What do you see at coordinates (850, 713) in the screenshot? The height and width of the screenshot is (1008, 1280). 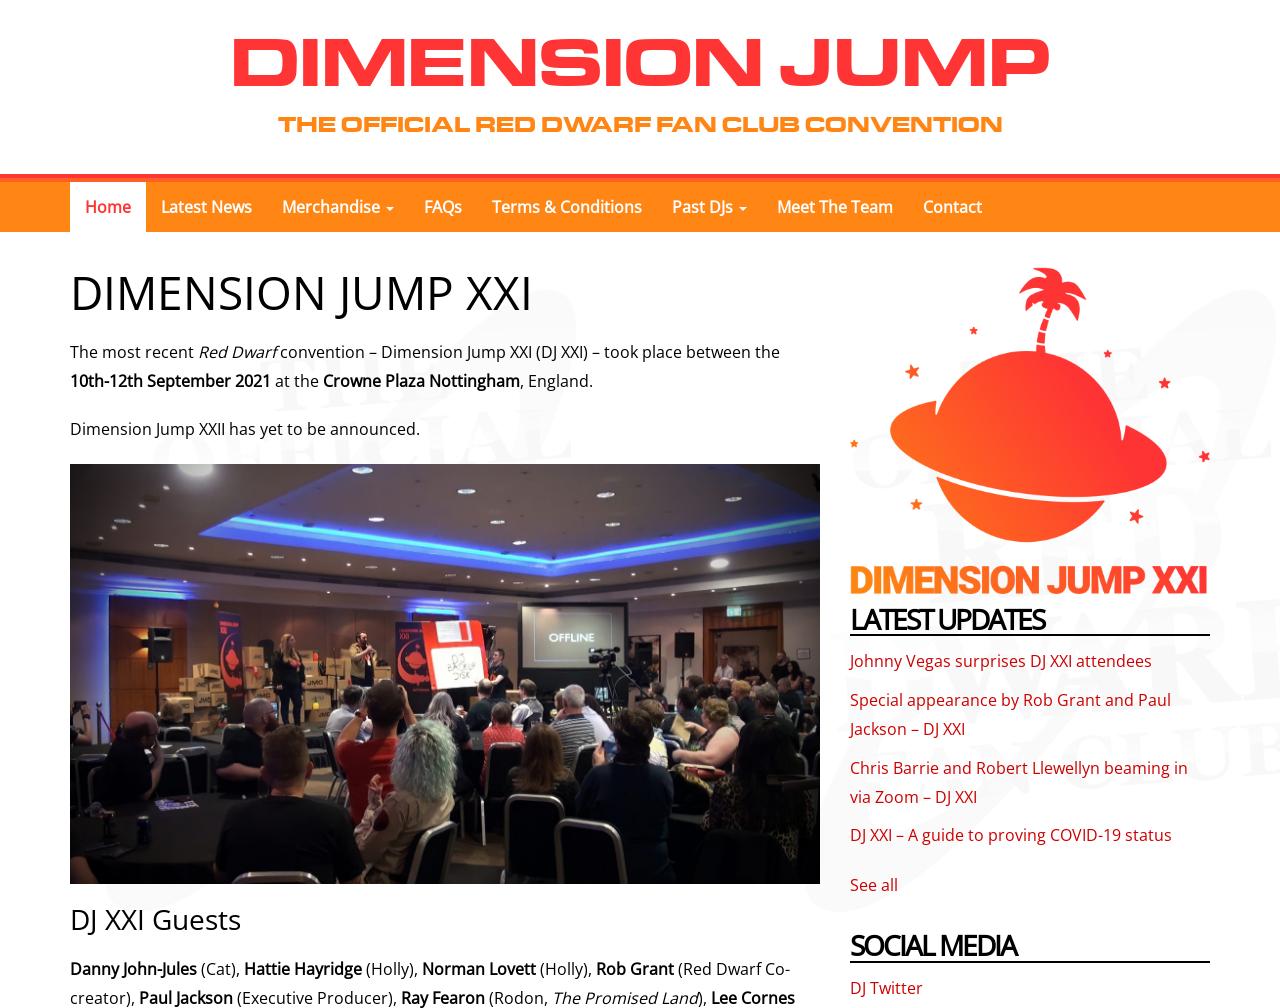 I see `'Special appearance by Rob Grant and Paul Jackson – DJ XXI'` at bounding box center [850, 713].